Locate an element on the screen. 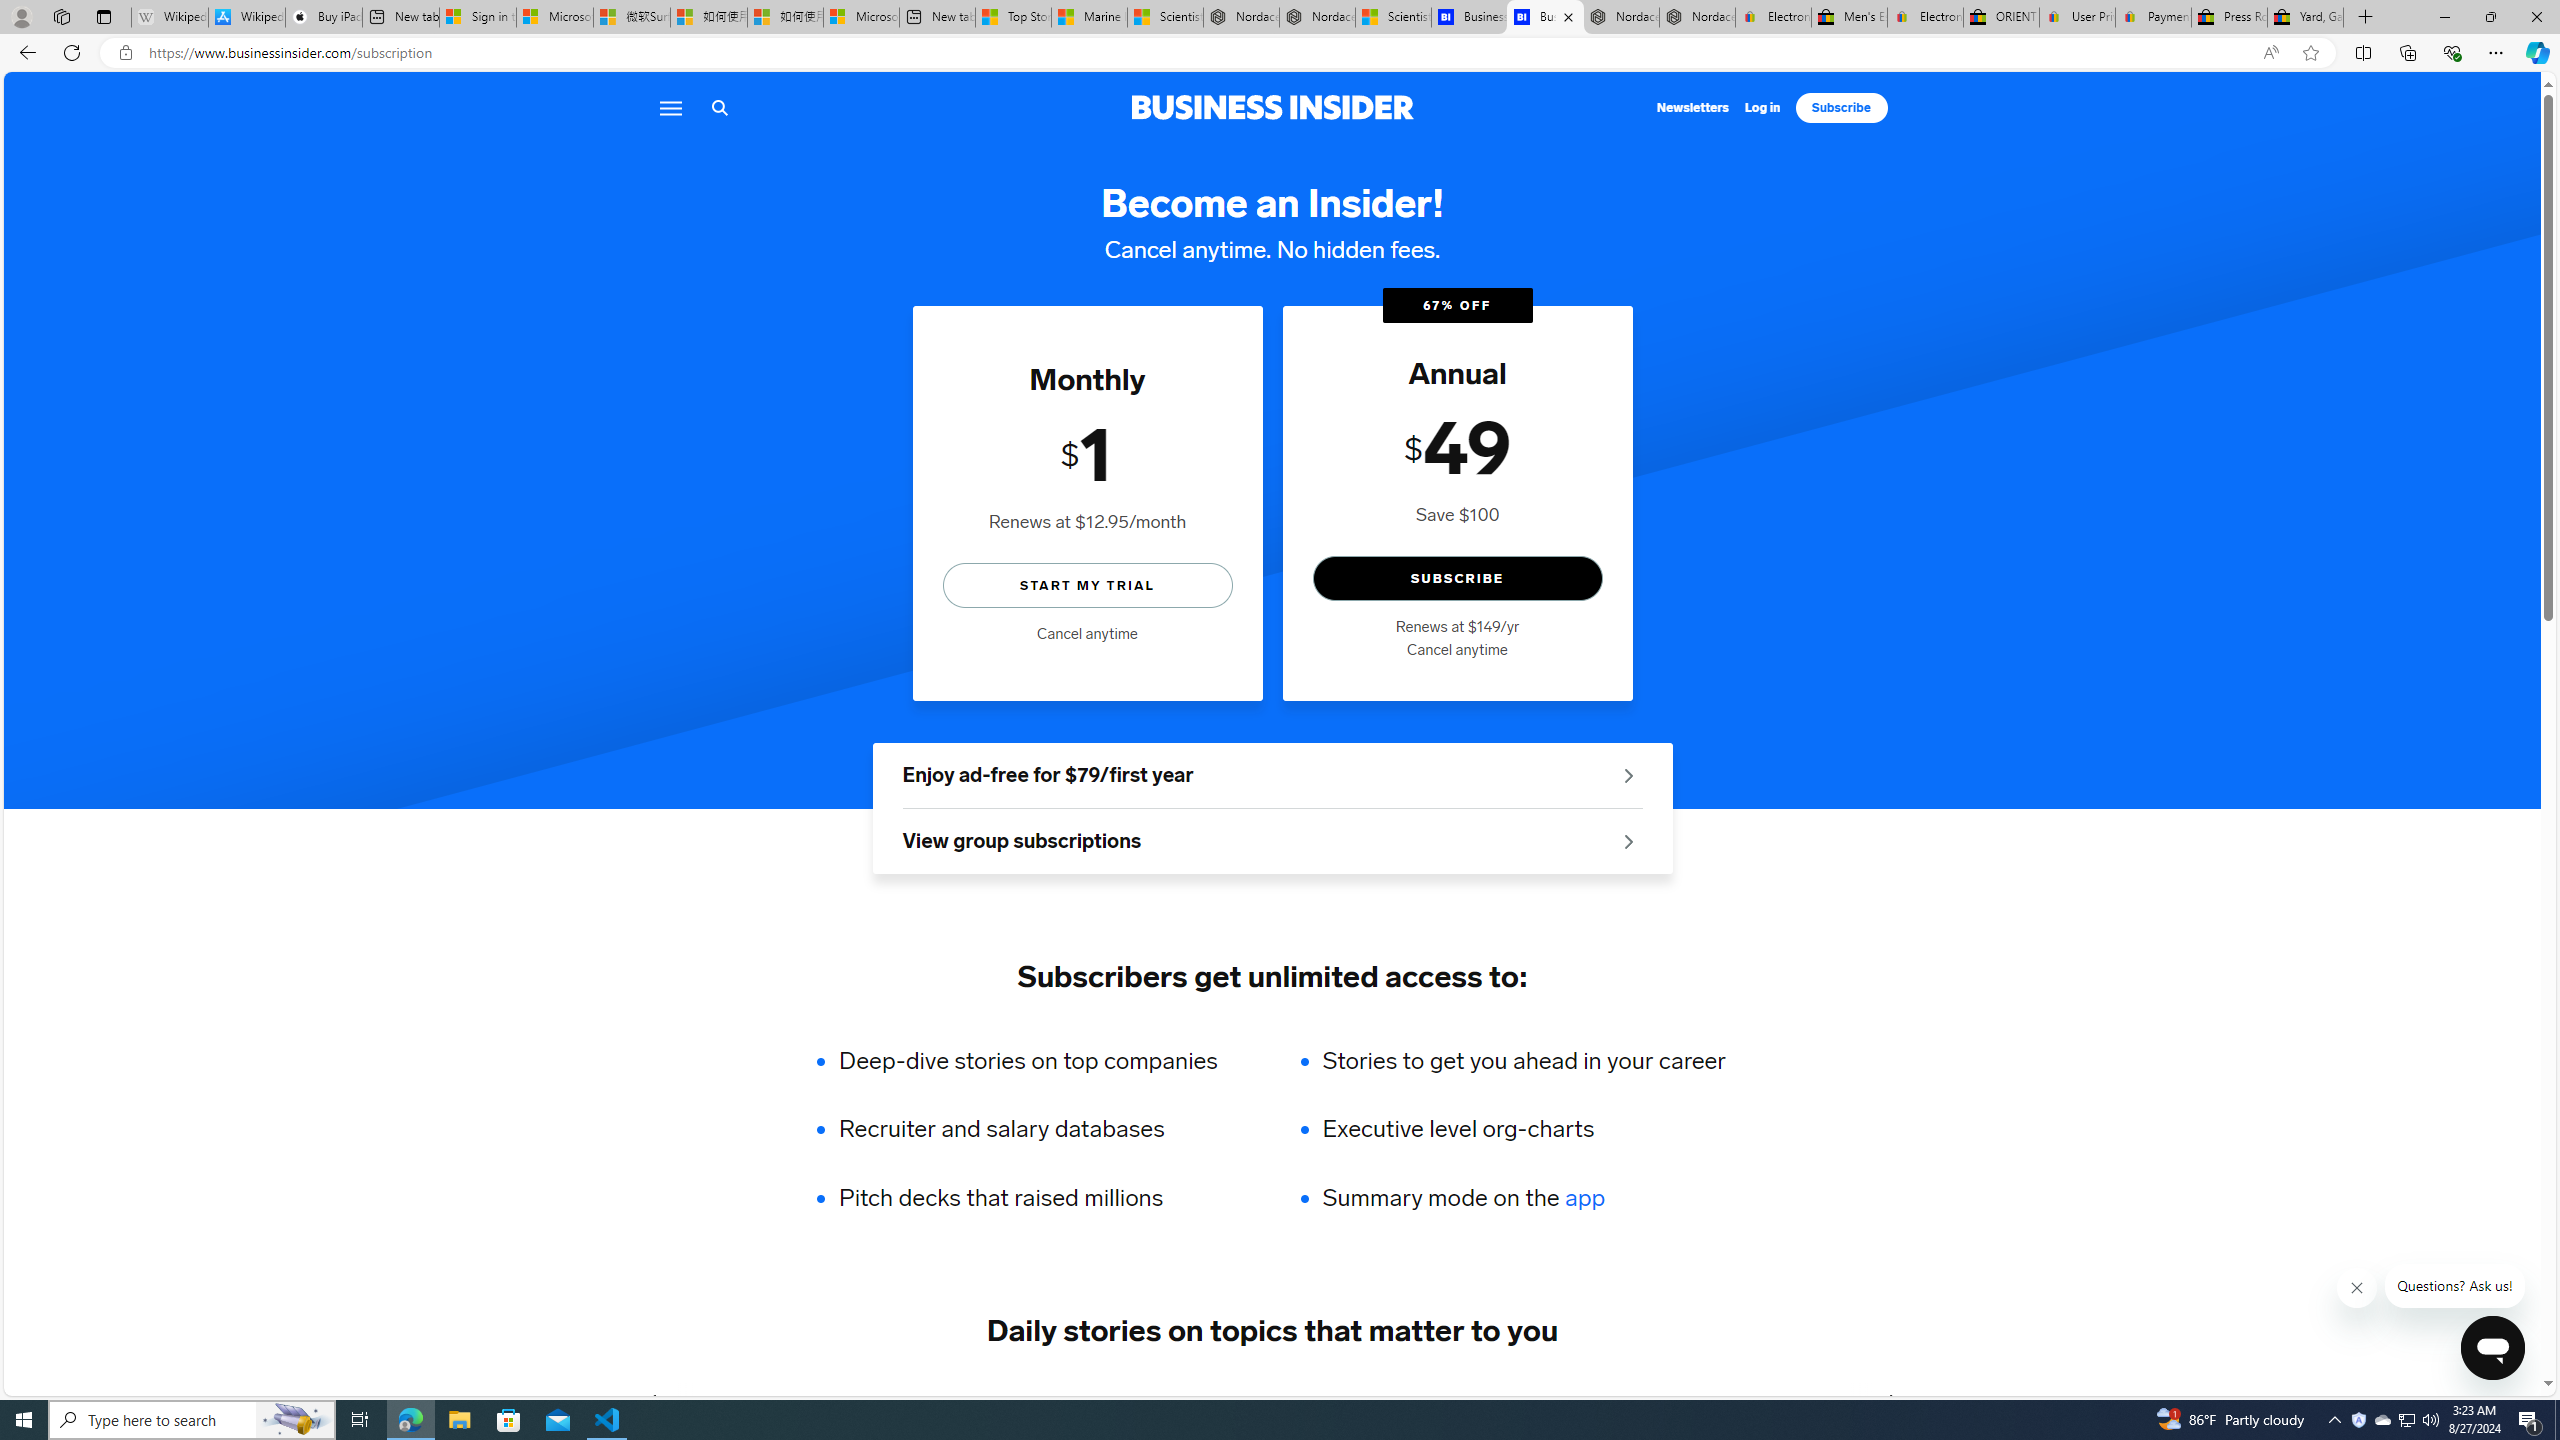 The height and width of the screenshot is (1440, 2560). 'Search icon' is located at coordinates (718, 107).